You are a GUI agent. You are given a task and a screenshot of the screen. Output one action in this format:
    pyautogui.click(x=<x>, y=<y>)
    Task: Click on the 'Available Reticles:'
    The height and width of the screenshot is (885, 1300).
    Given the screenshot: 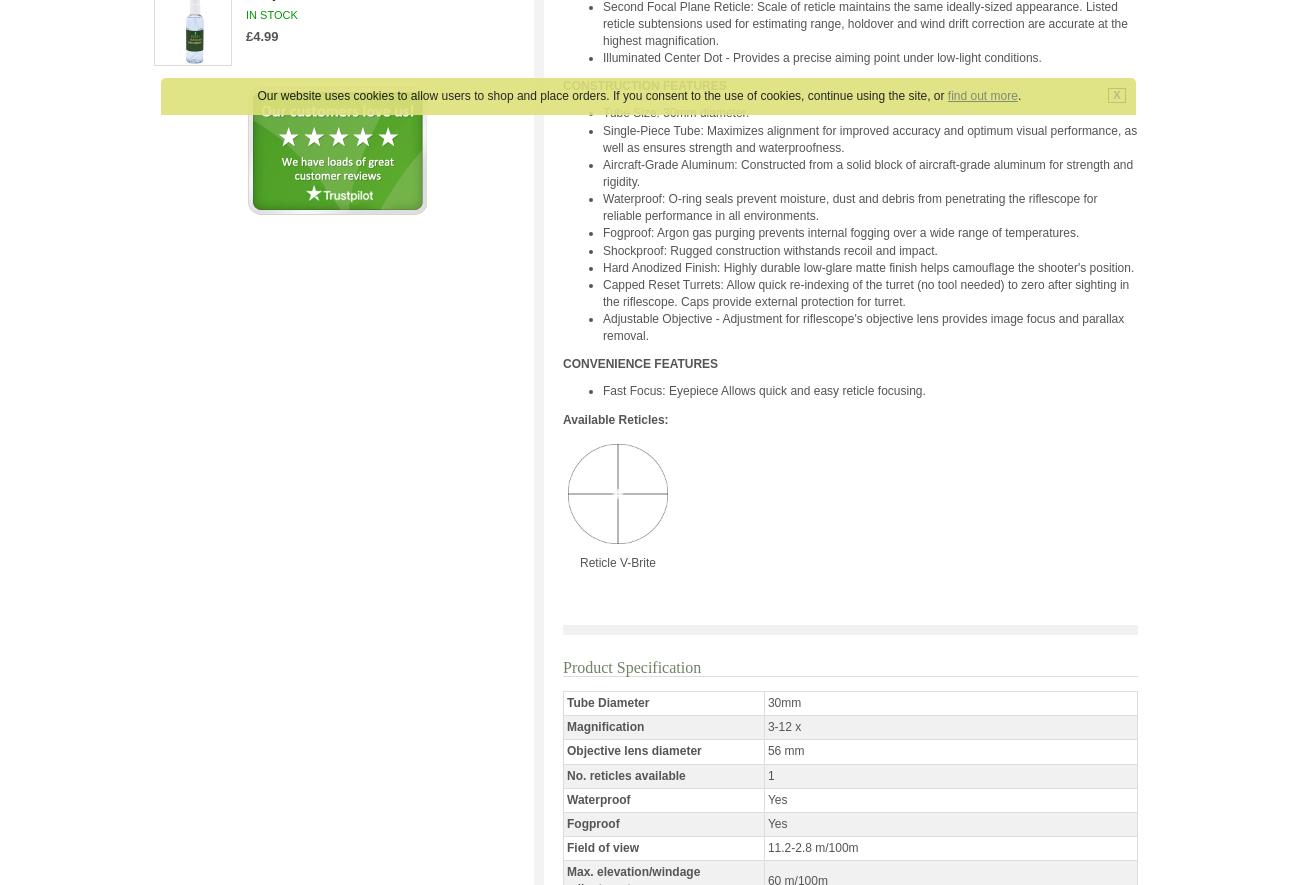 What is the action you would take?
    pyautogui.click(x=615, y=418)
    